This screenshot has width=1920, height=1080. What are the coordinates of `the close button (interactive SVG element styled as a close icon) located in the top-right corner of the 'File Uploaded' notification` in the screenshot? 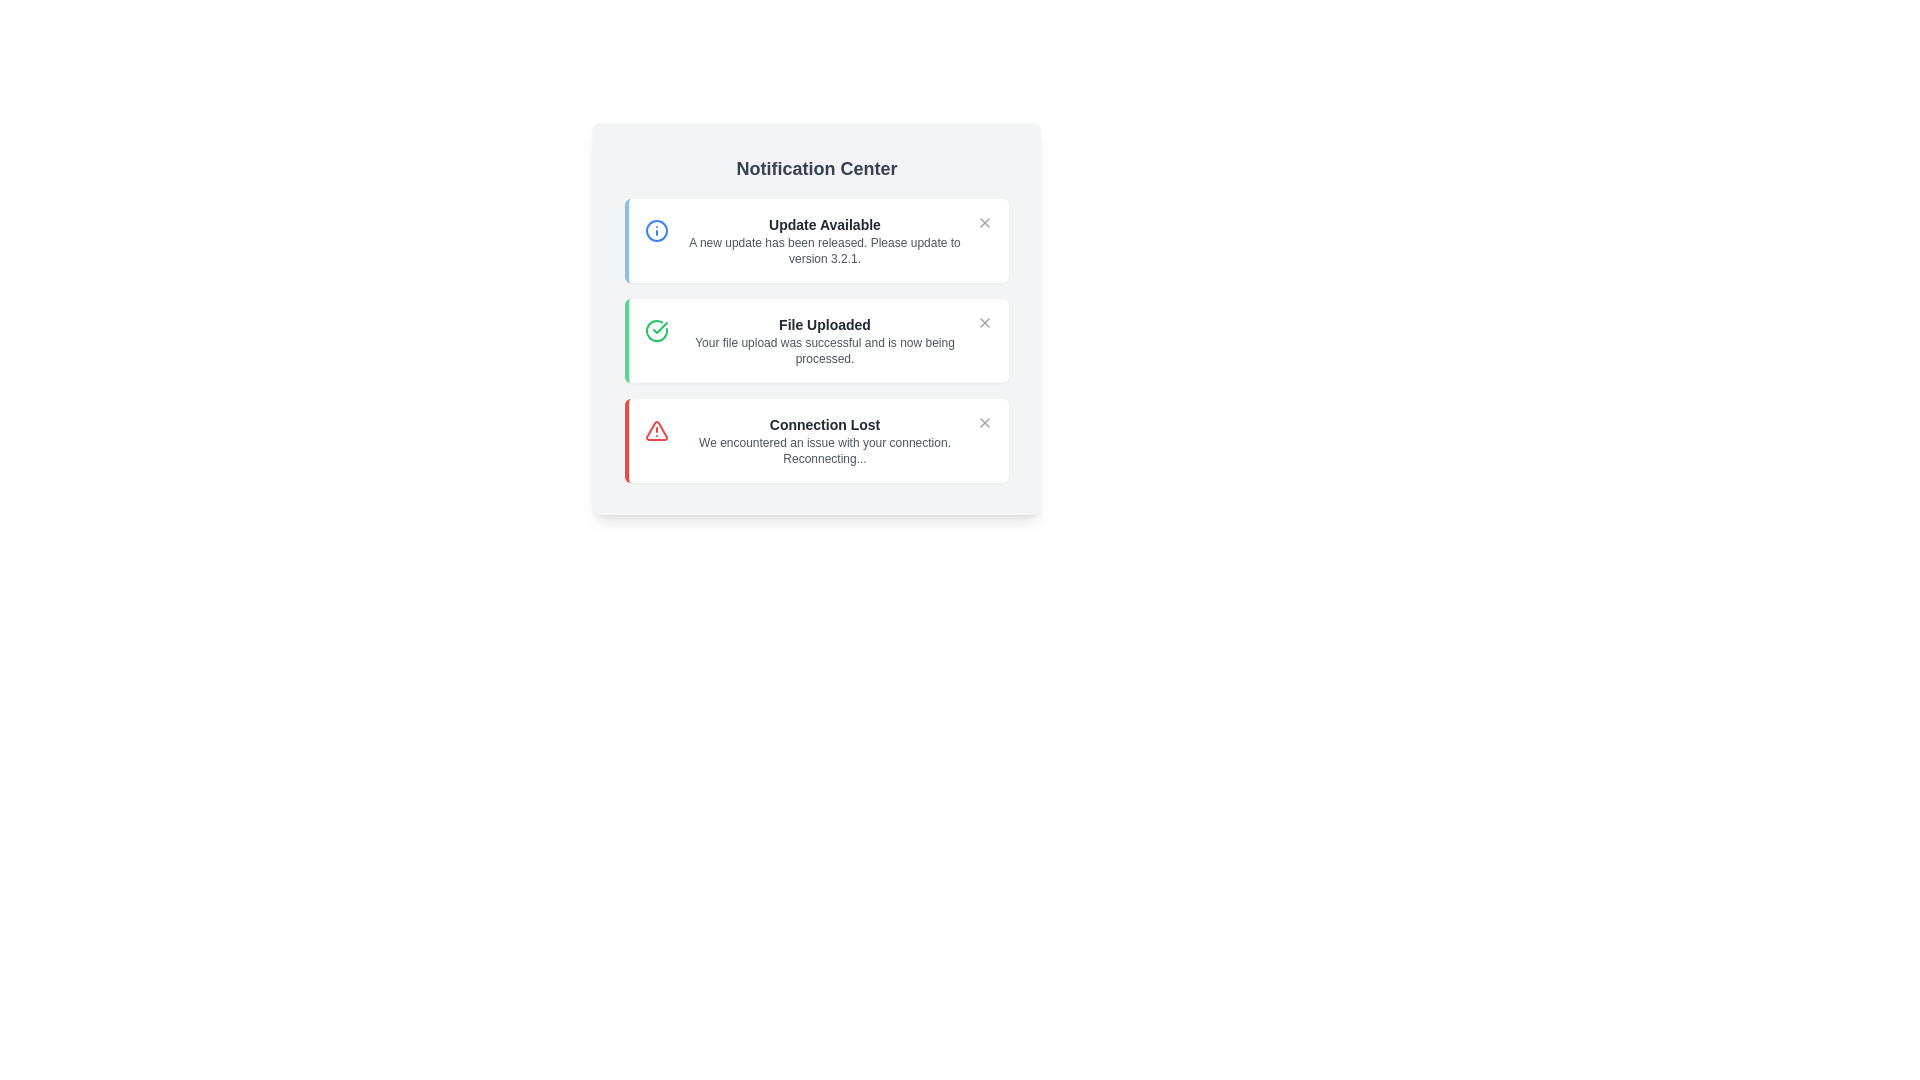 It's located at (984, 322).